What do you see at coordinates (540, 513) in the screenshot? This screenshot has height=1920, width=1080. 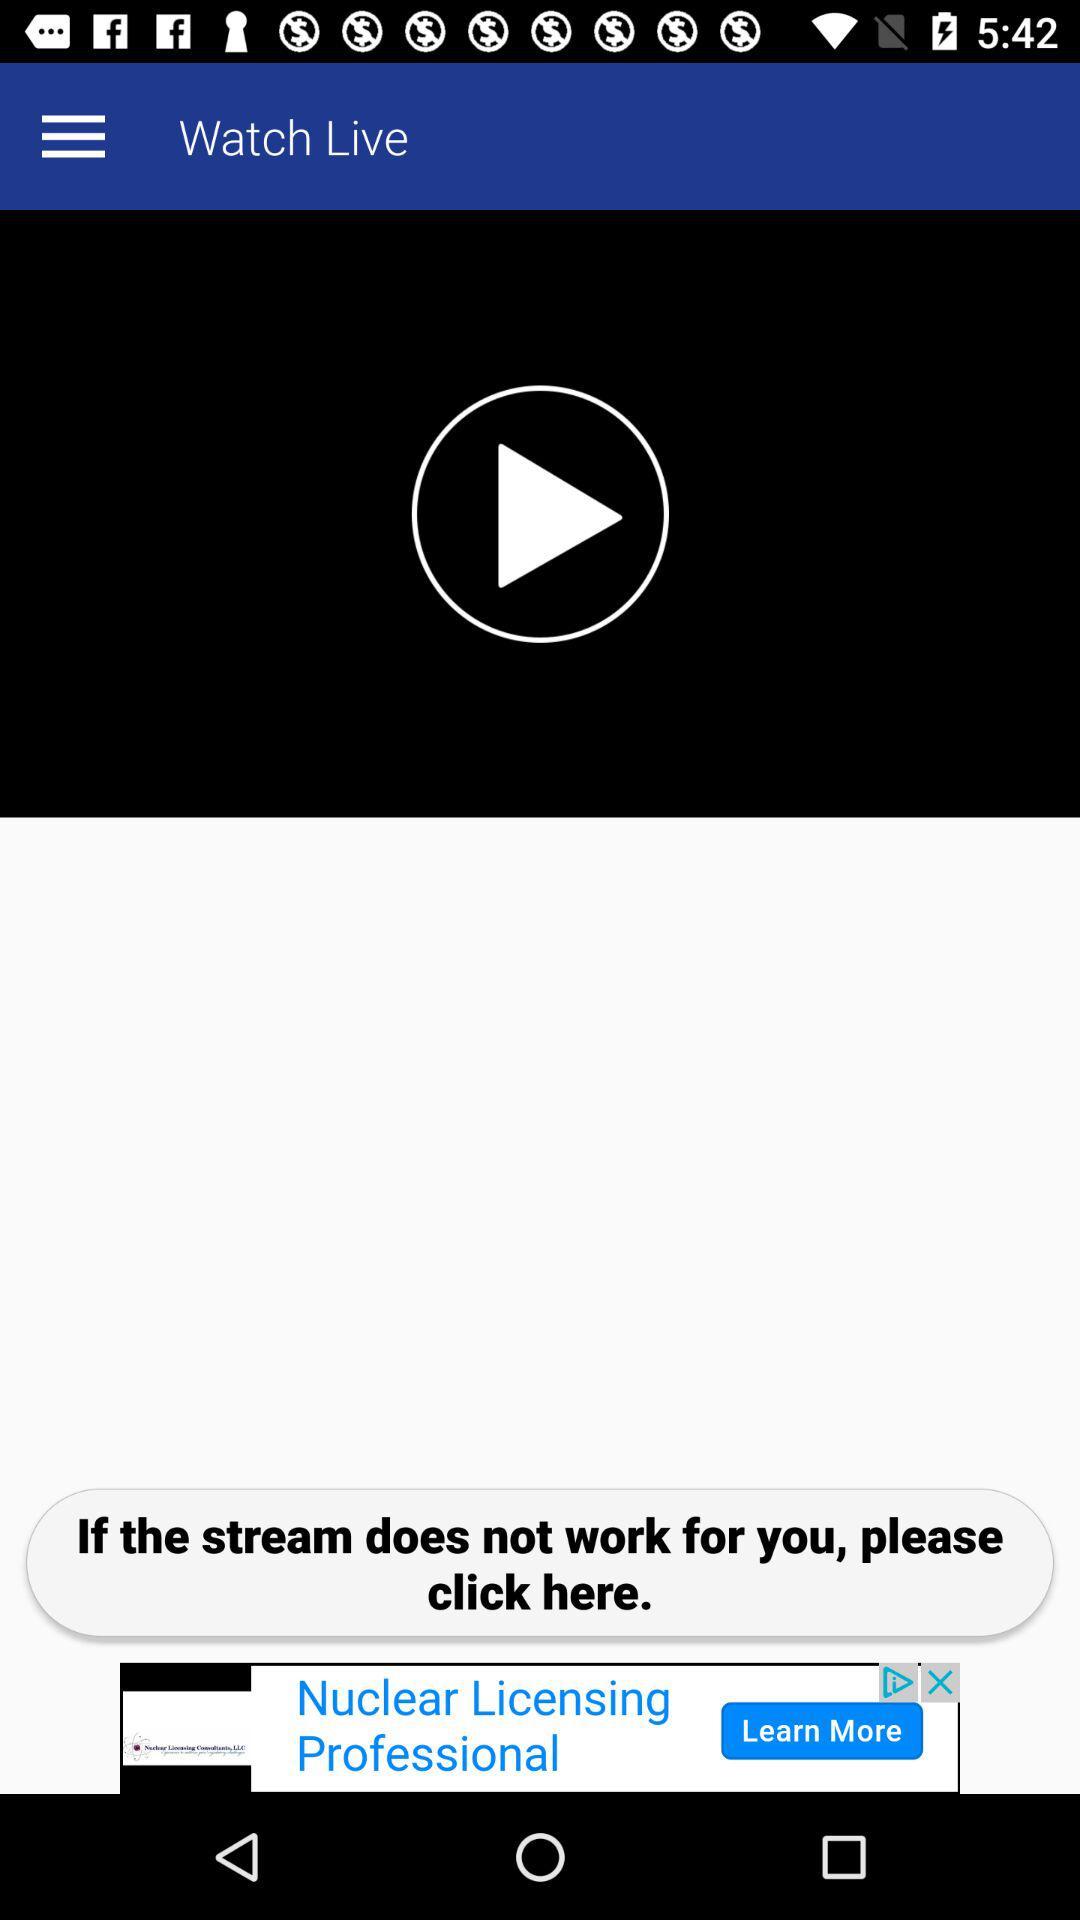 I see `button` at bounding box center [540, 513].